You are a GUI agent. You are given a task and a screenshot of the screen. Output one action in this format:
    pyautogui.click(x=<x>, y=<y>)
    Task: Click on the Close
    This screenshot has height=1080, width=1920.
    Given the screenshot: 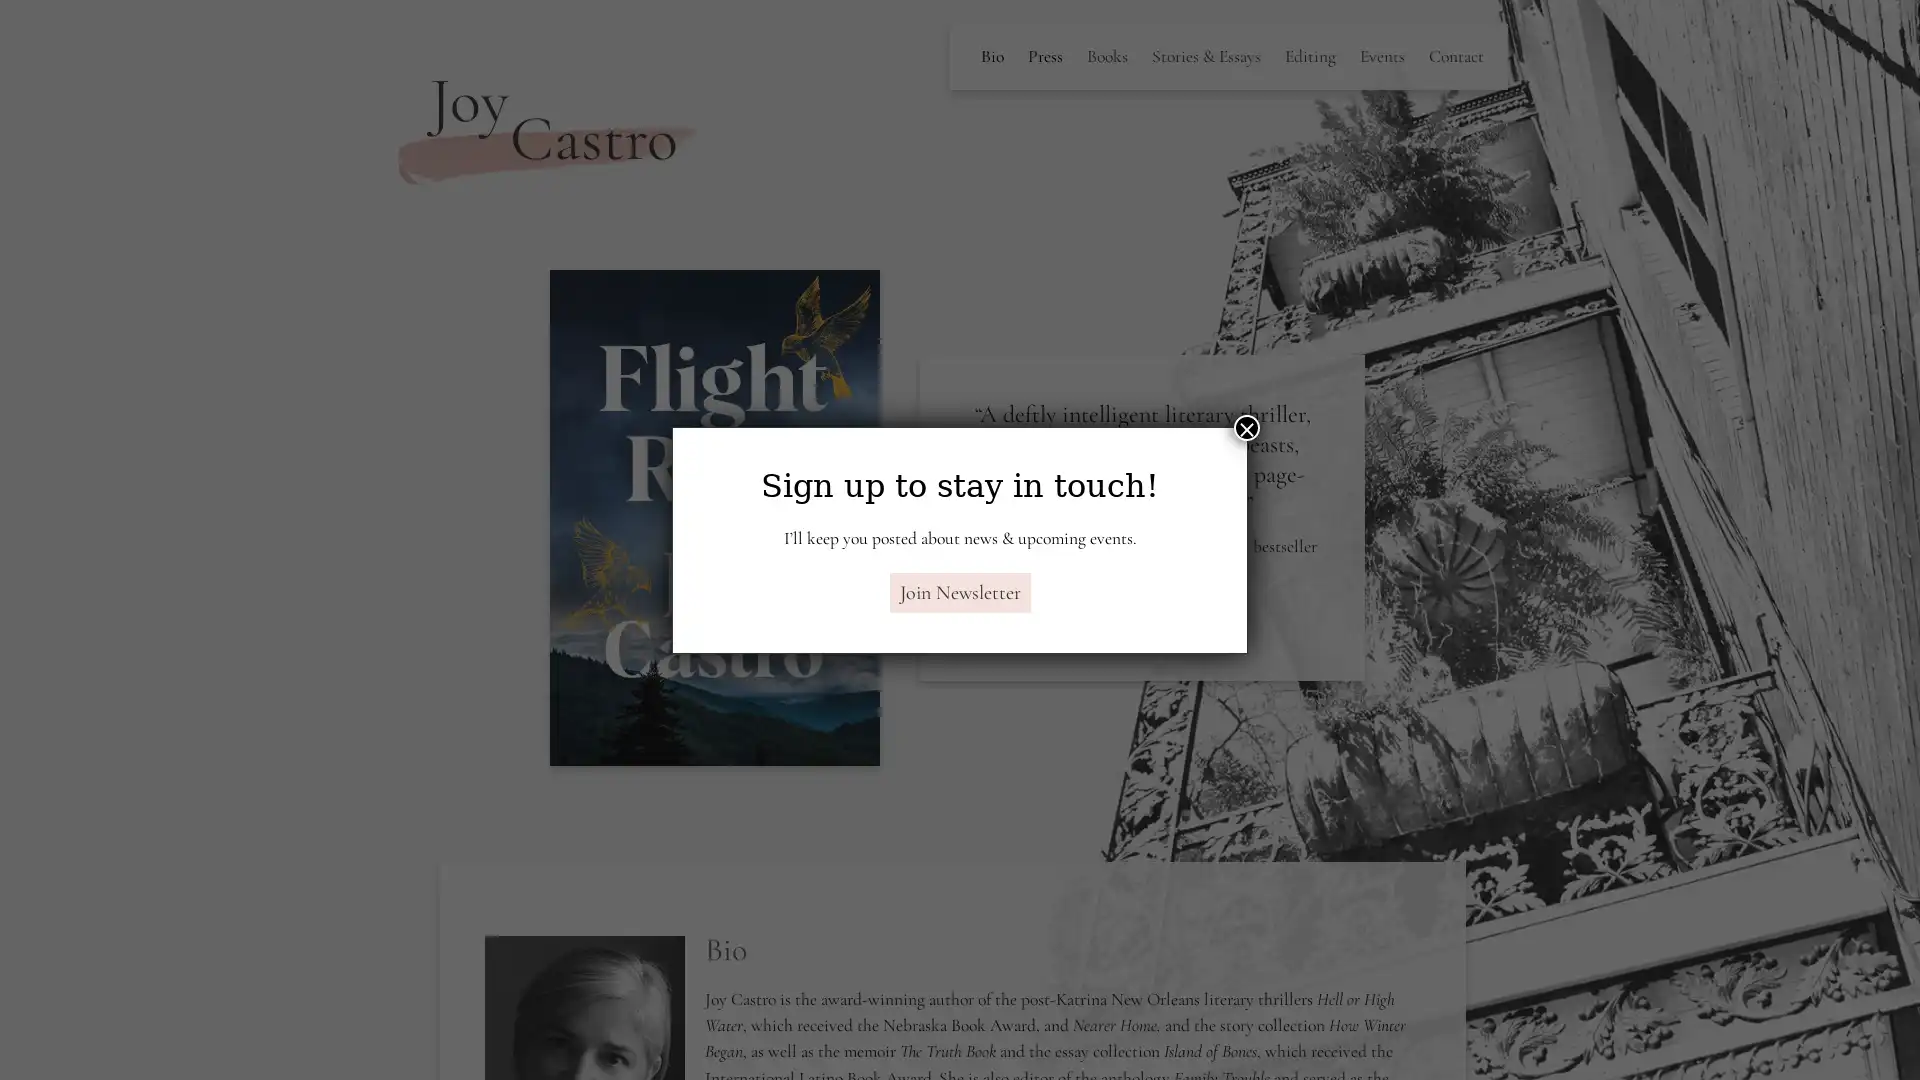 What is the action you would take?
    pyautogui.click(x=1246, y=426)
    